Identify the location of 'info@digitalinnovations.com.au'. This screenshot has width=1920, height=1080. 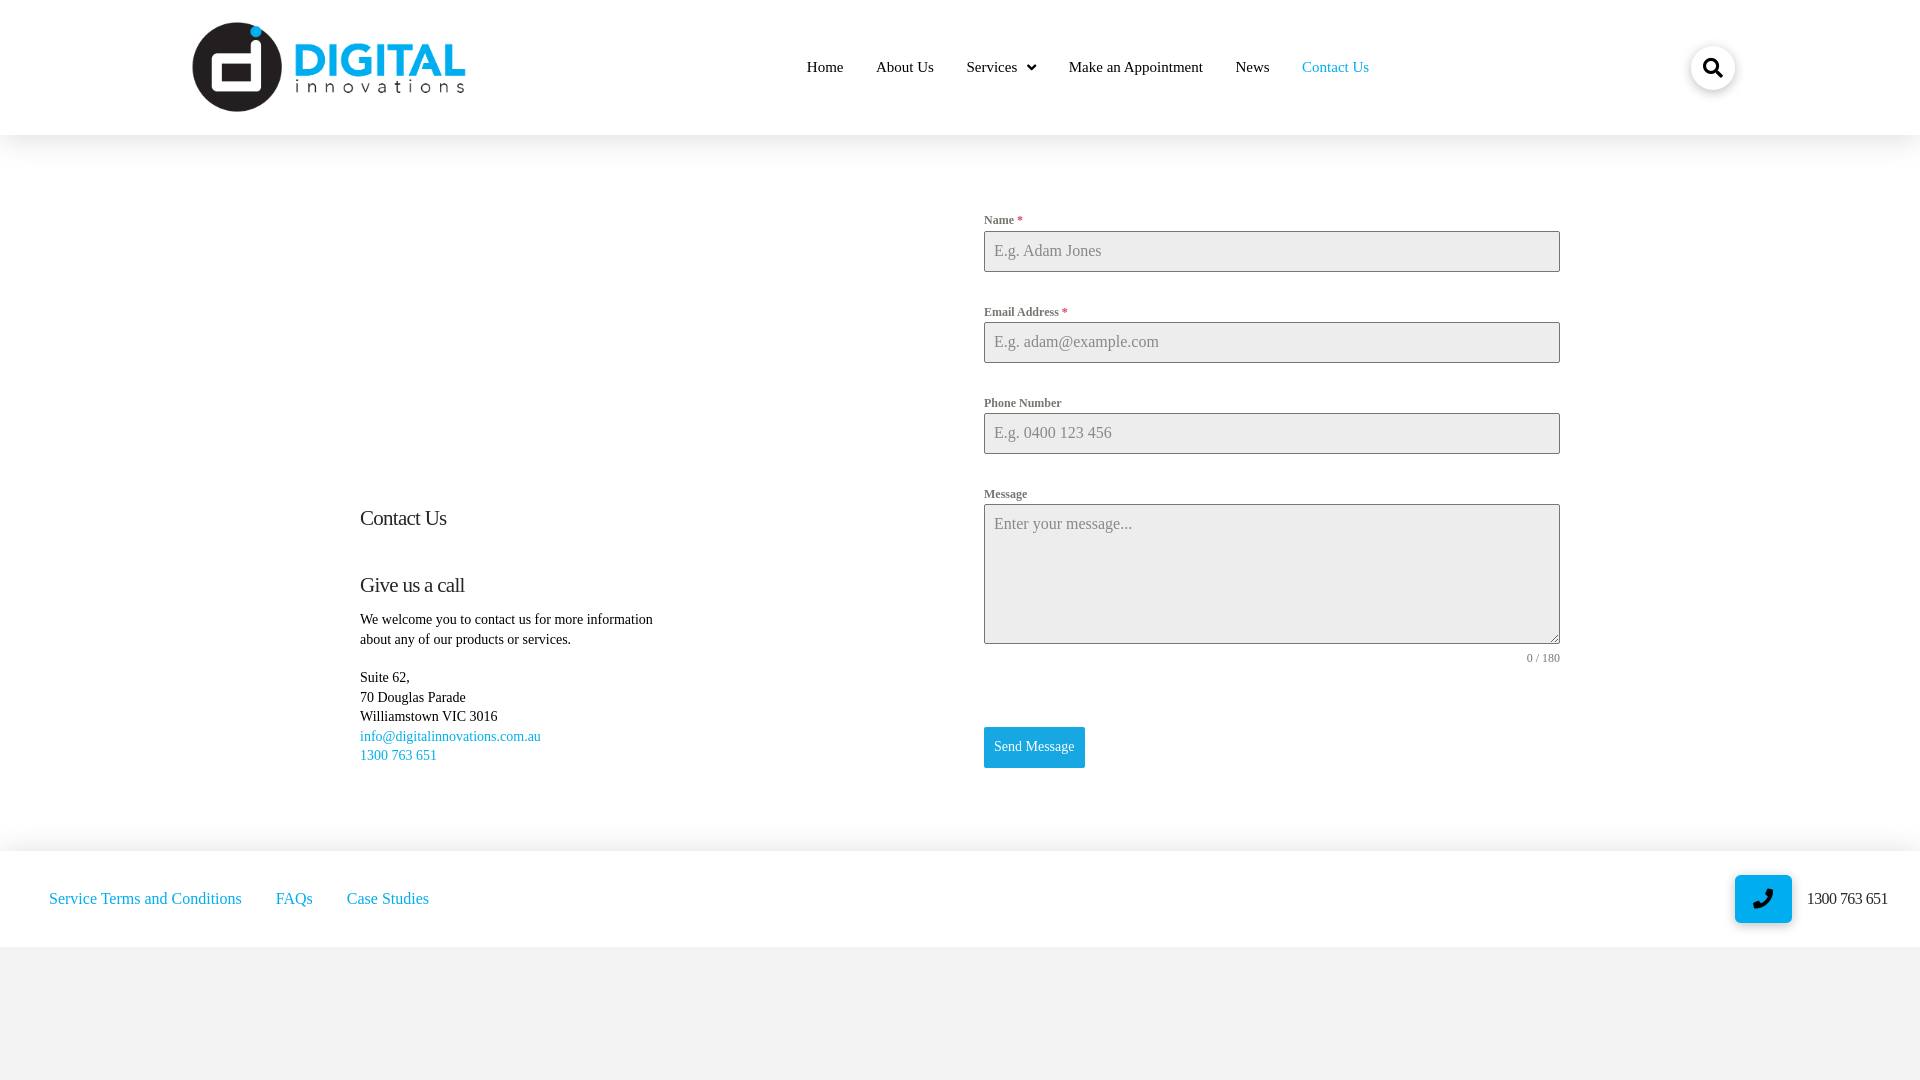
(449, 736).